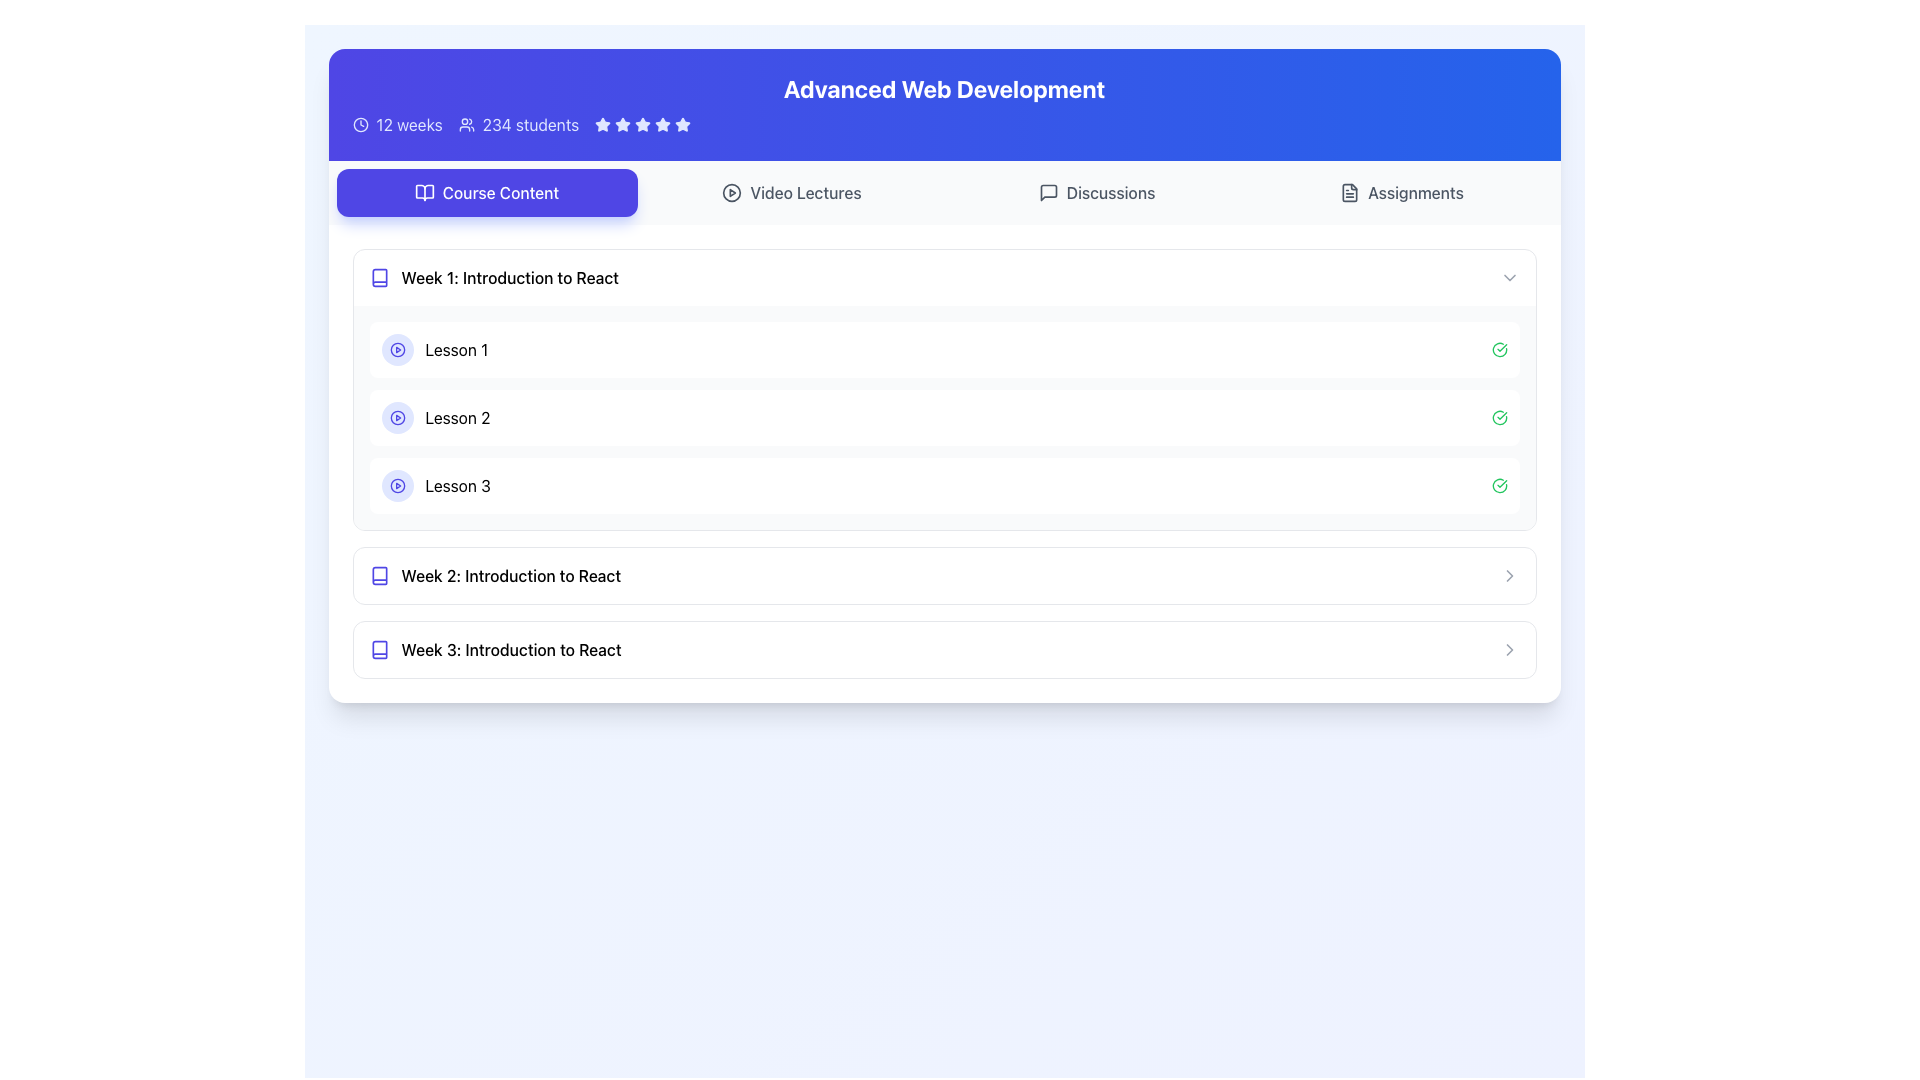  What do you see at coordinates (397, 416) in the screenshot?
I see `the circular icon with a centered play button symbol, which has a light indigo background and is positioned to the left of the text 'Lesson 2'` at bounding box center [397, 416].